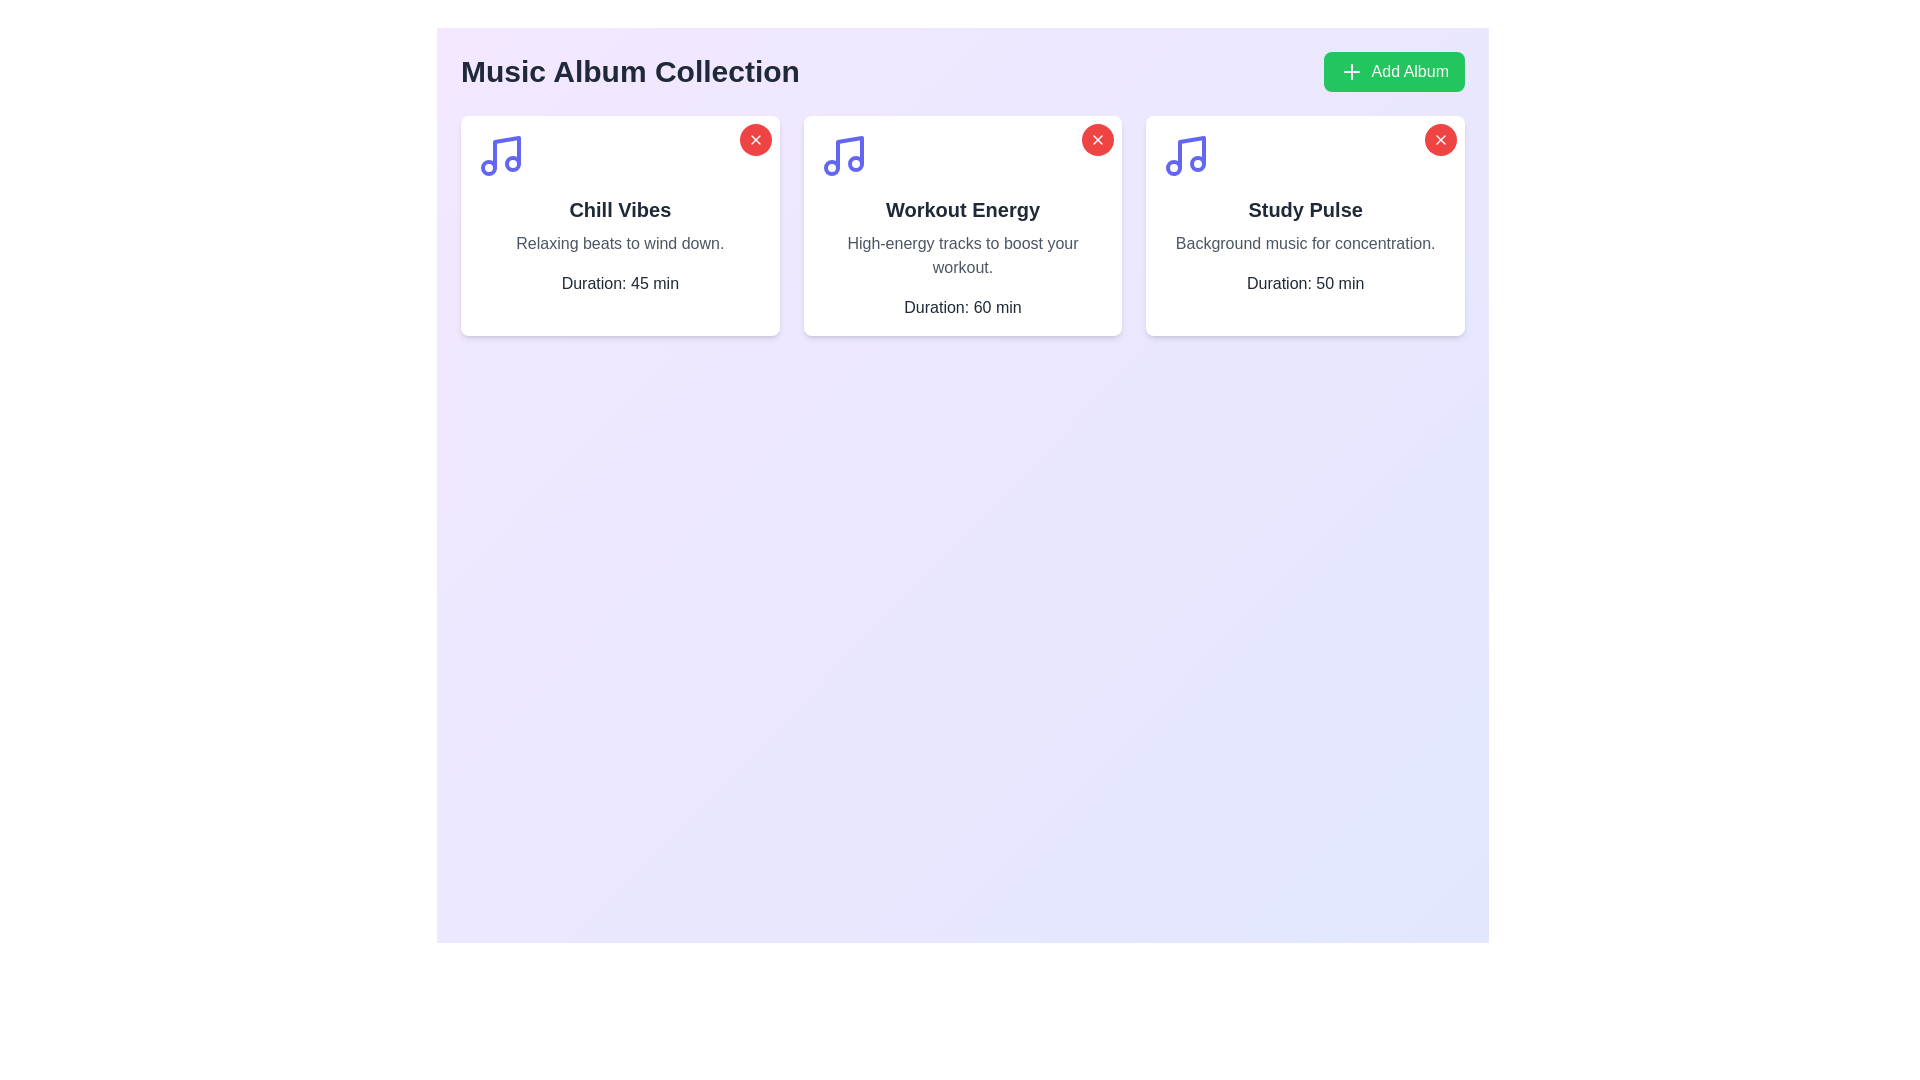  Describe the element at coordinates (1351, 71) in the screenshot. I see `the green 'Add Album' button containing the plus sign icon` at that location.